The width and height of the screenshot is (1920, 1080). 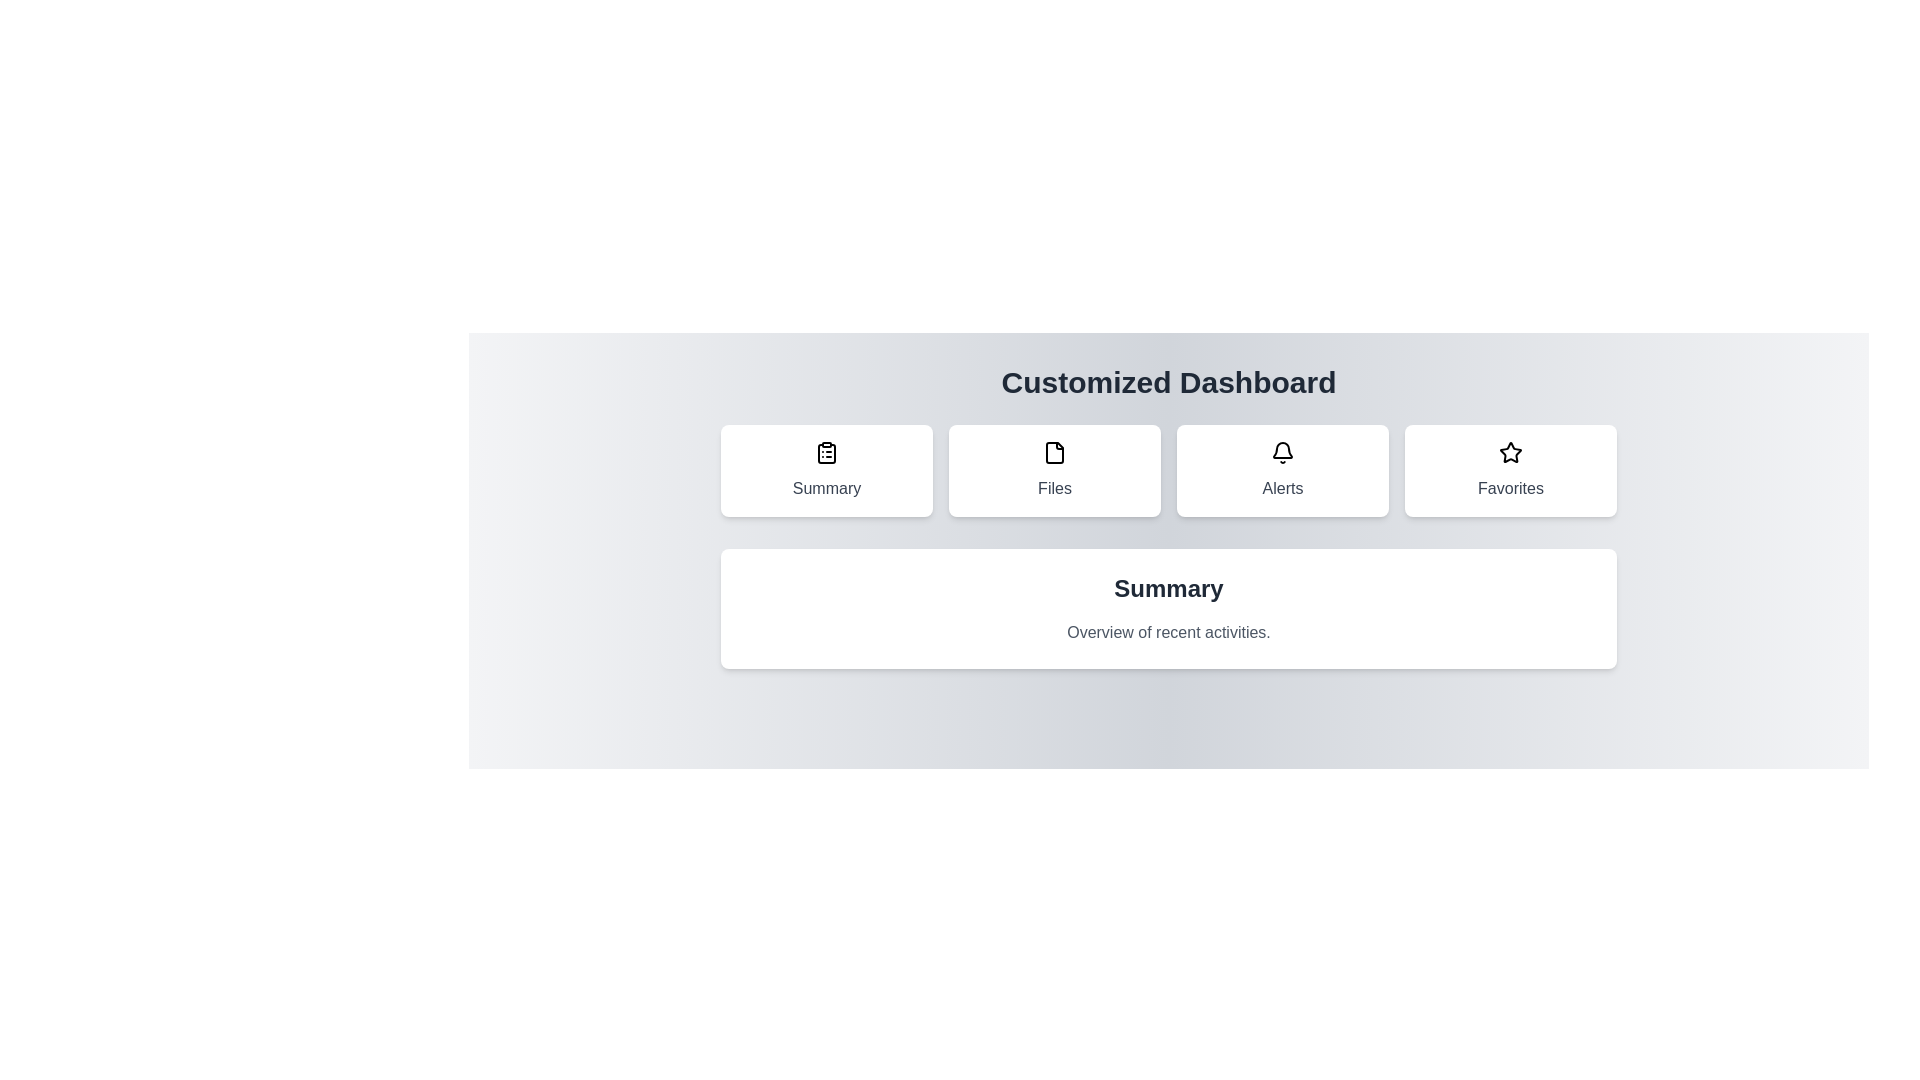 I want to click on the 'Summary' button, which is styled as a card with a white background and contains a clipboard icon at the top, so click(x=826, y=470).